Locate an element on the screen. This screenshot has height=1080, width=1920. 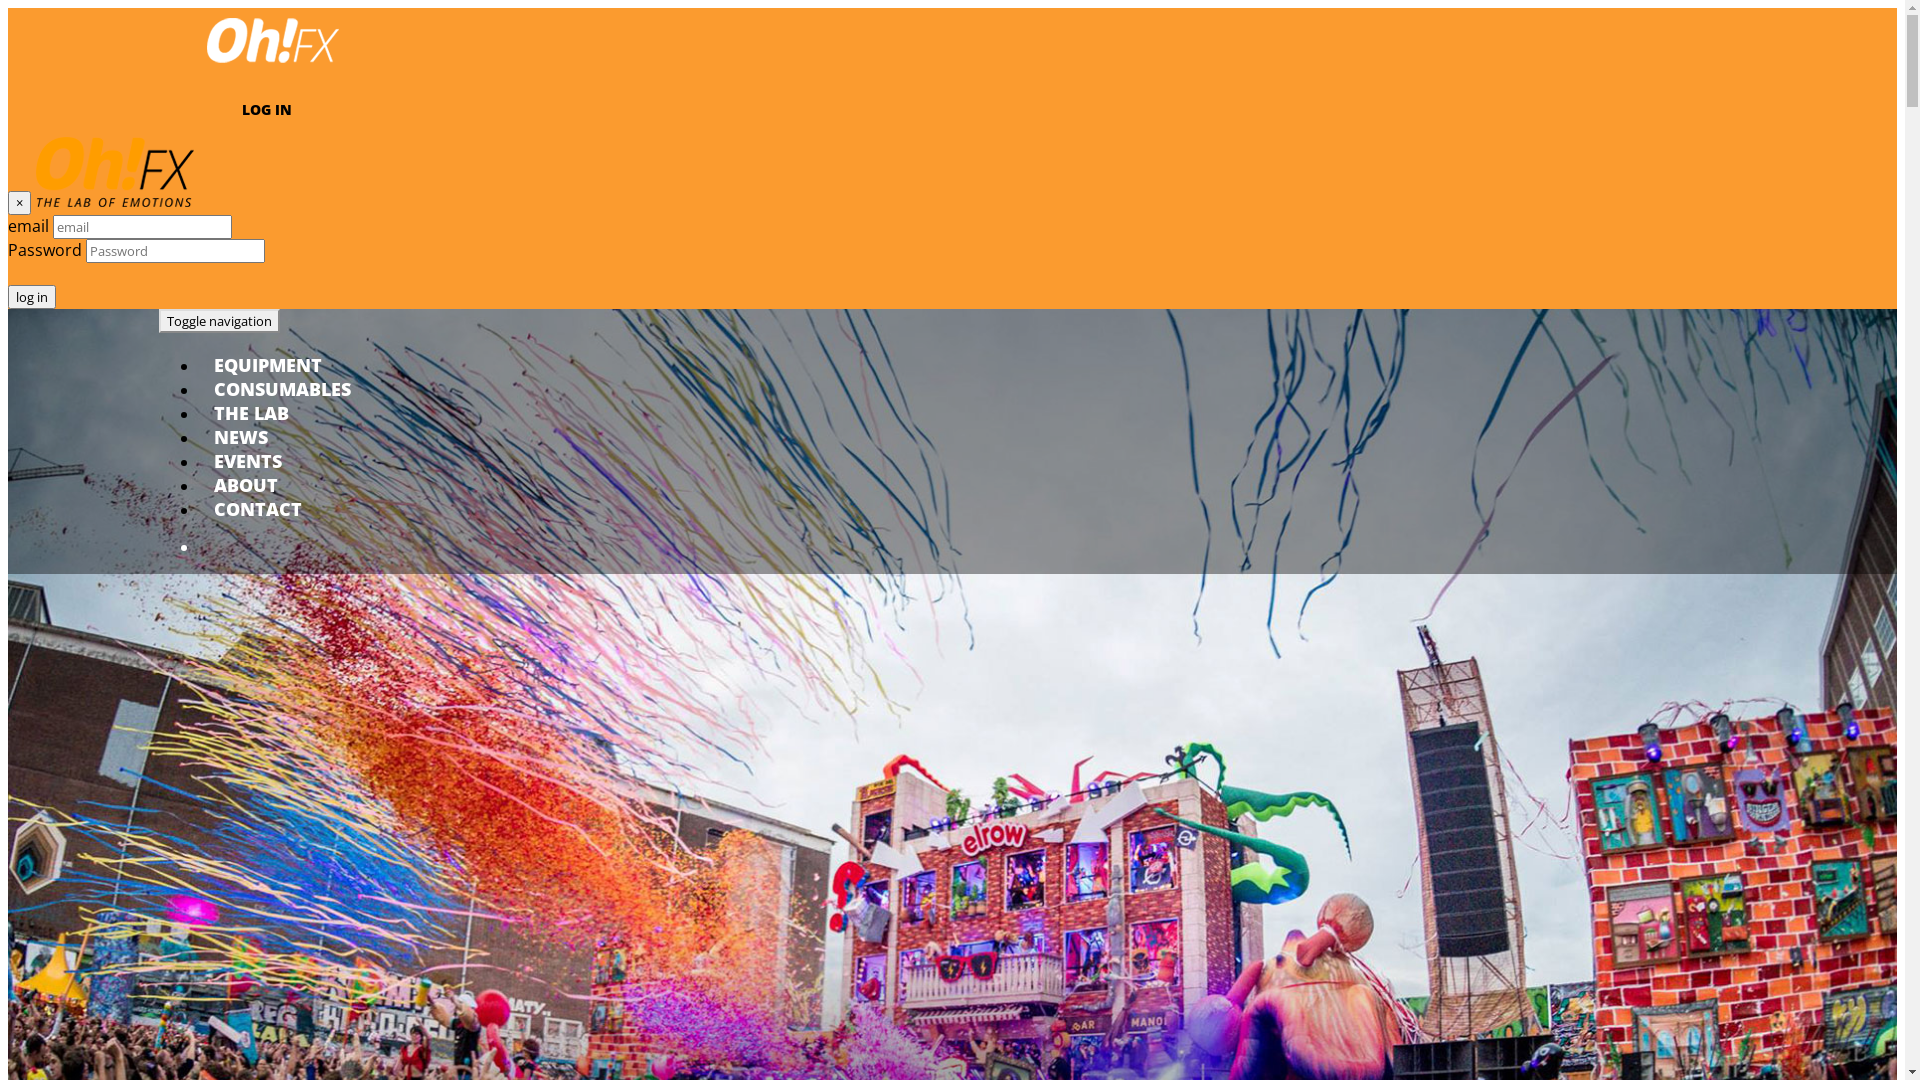
'EQUIPMENT' is located at coordinates (267, 365).